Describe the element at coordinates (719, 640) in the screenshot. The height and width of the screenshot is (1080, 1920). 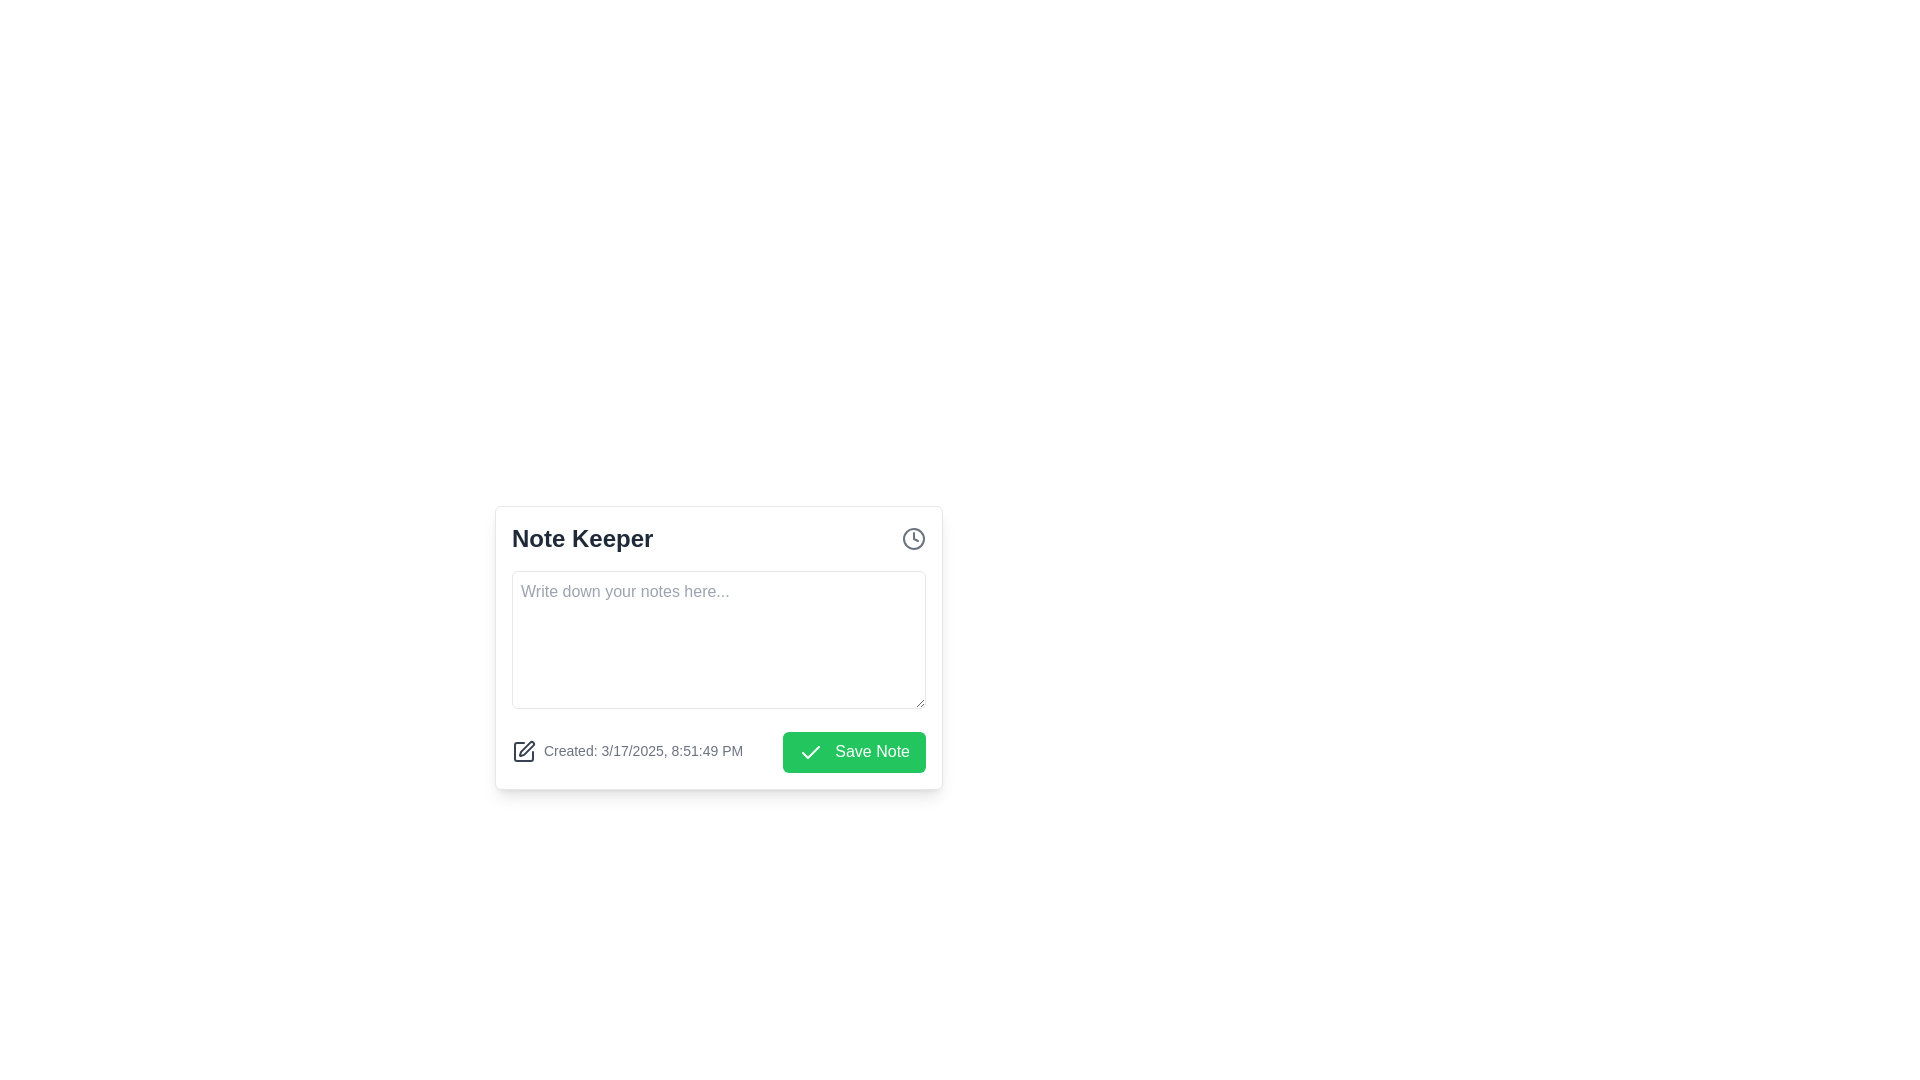
I see `to select text in the rectangular text input field located below the title 'Note Keeper' with placeholder text 'Write down your notes here...'` at that location.